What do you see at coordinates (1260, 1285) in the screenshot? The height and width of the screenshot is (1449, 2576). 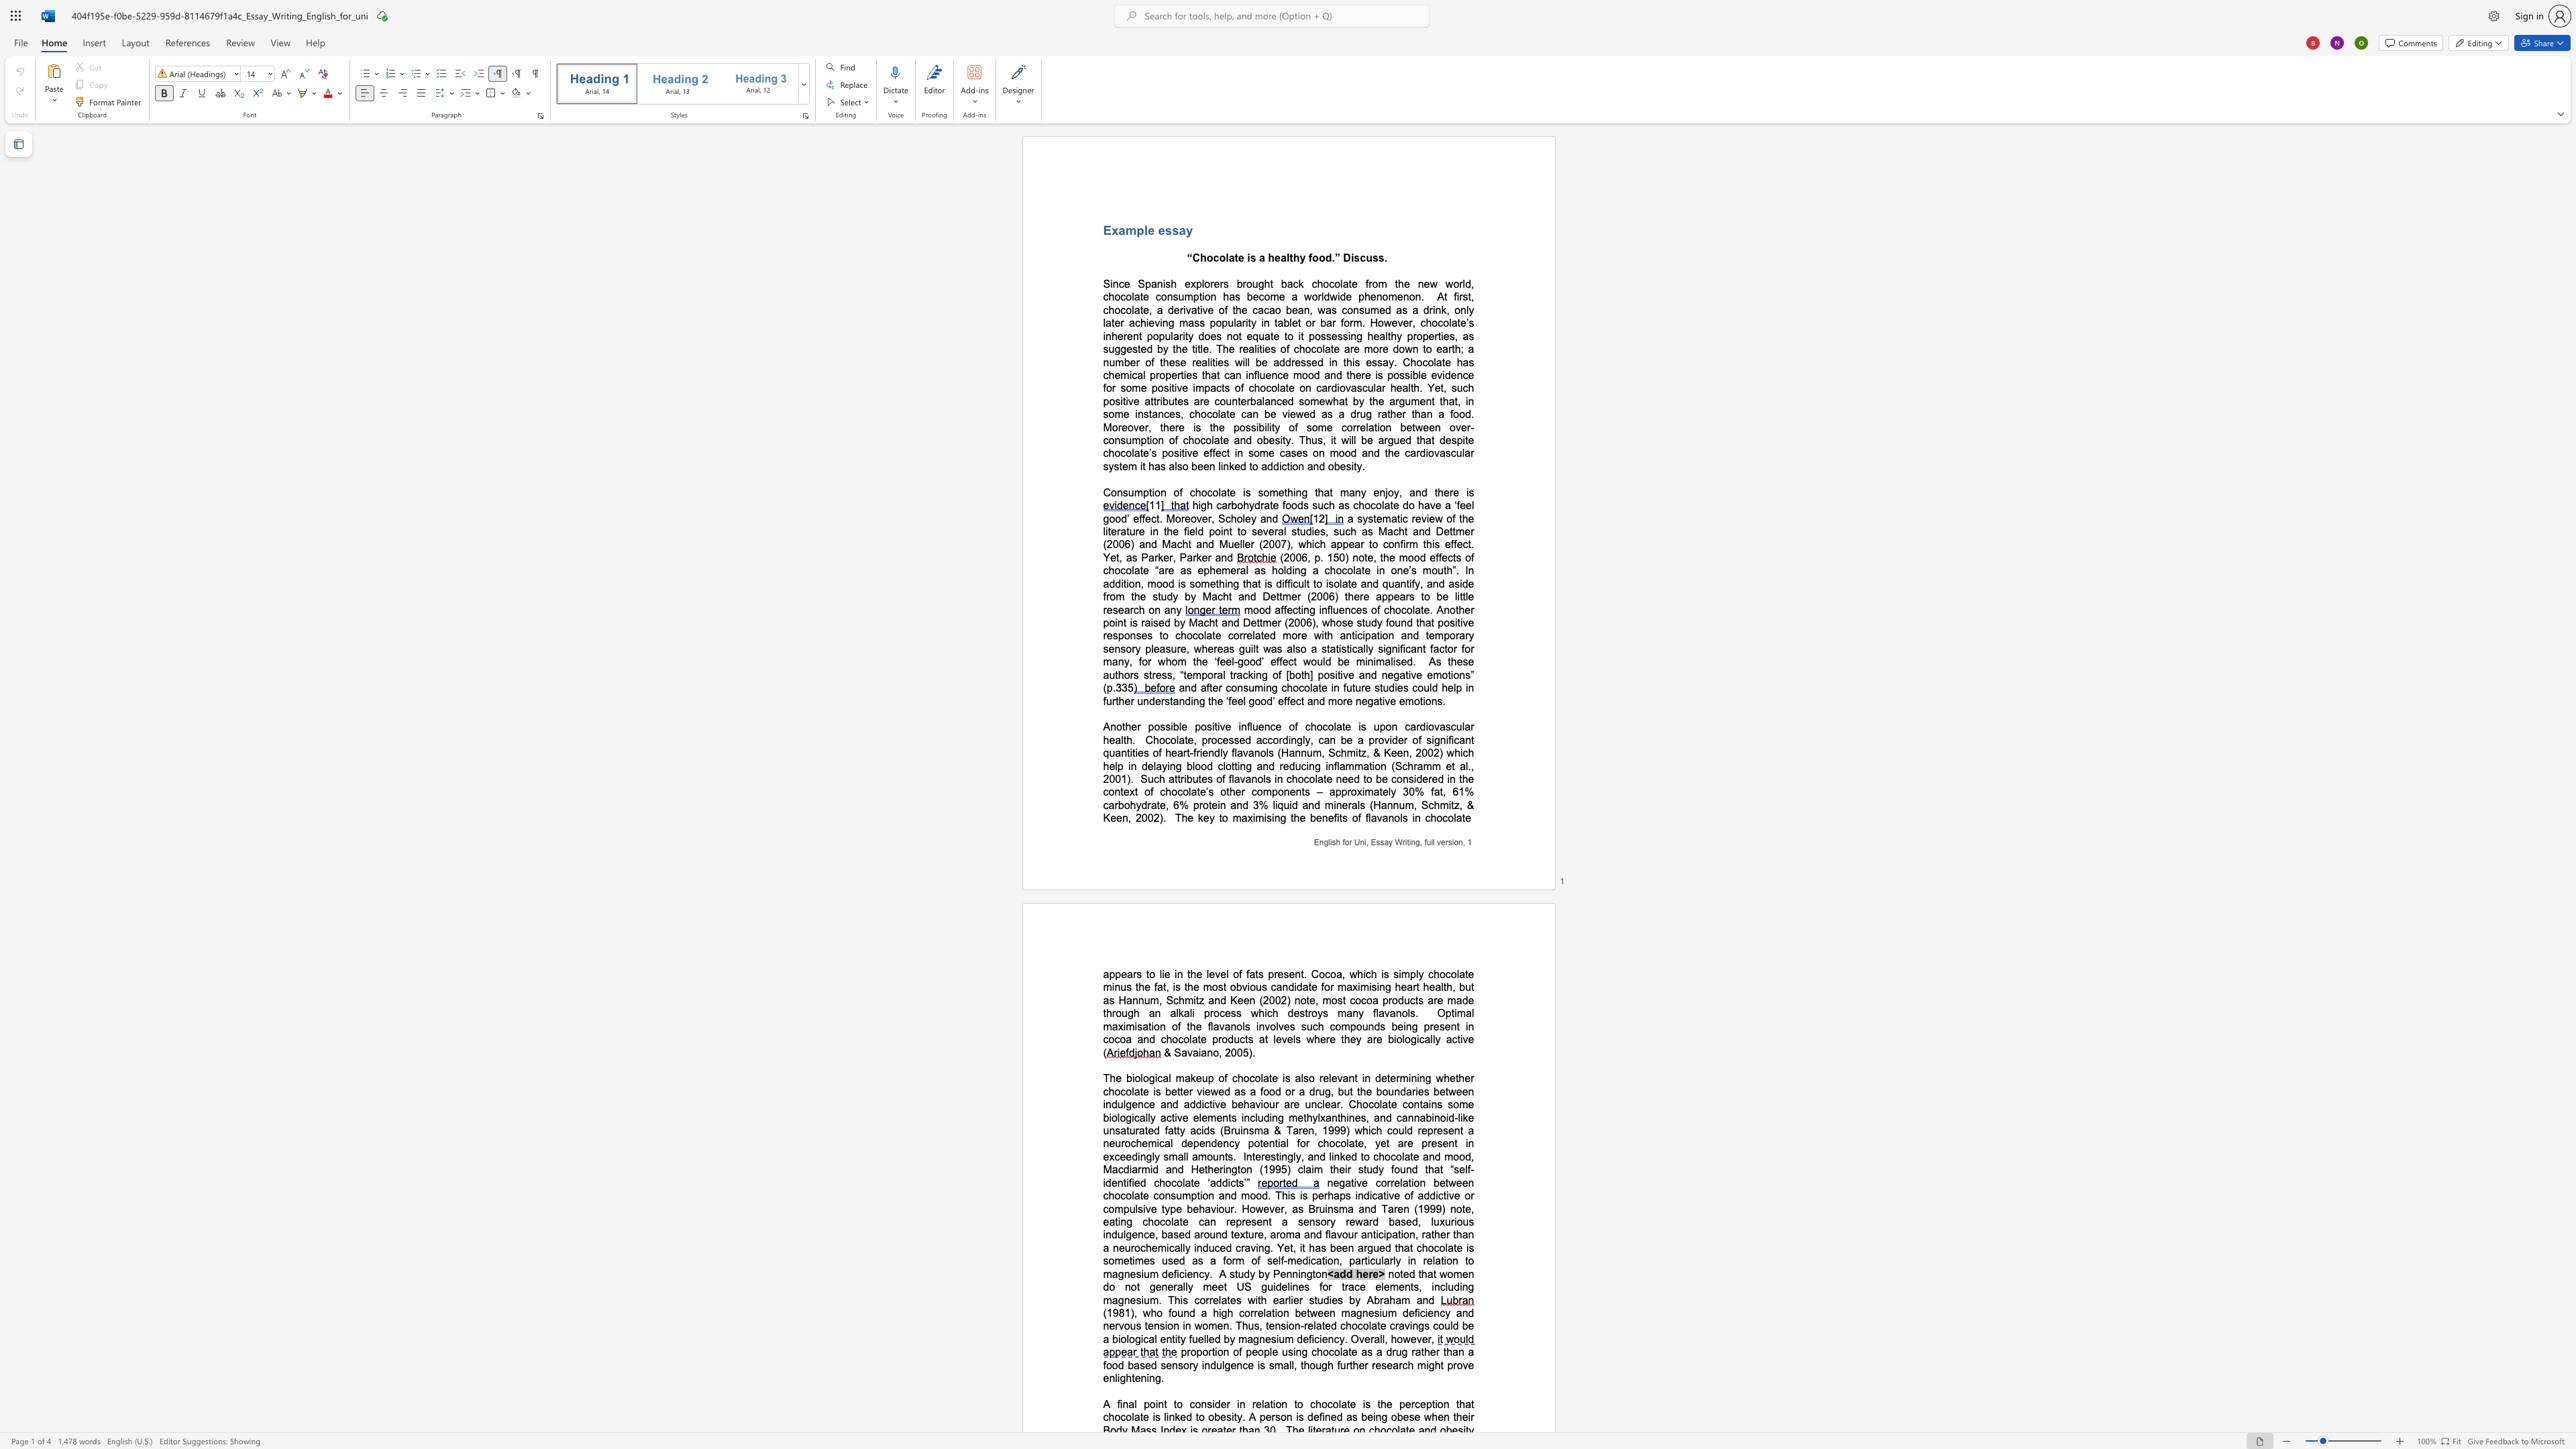 I see `the subset text "guidelines for trace elements, including magnesium. This correlates with earlier studies by" within the text "US guidelines for trace elements, including magnesium. This correlates with earlier studies by Abraham and"` at bounding box center [1260, 1285].